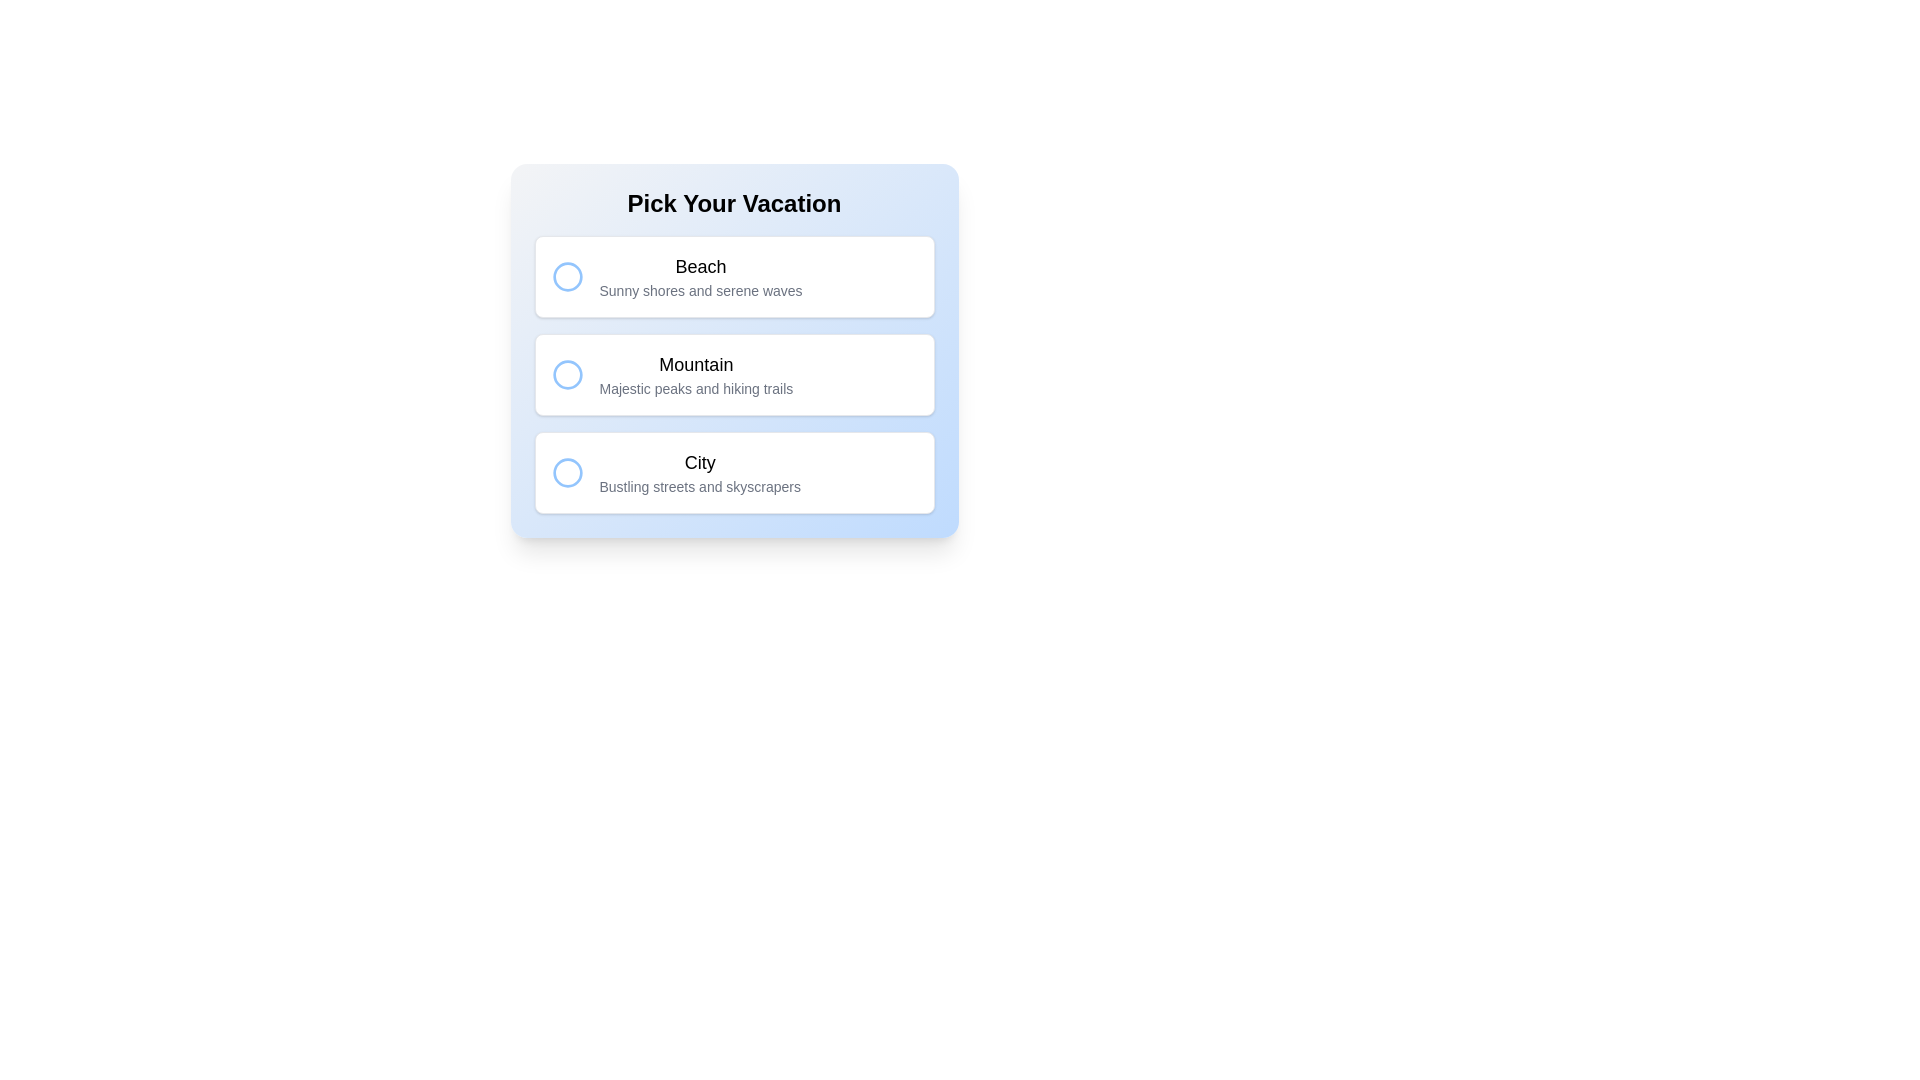 The height and width of the screenshot is (1080, 1920). I want to click on the title text of the second option labeled 'Mountain' in the selection card, which is located above the description 'Majestic peaks and hiking trails', so click(696, 365).